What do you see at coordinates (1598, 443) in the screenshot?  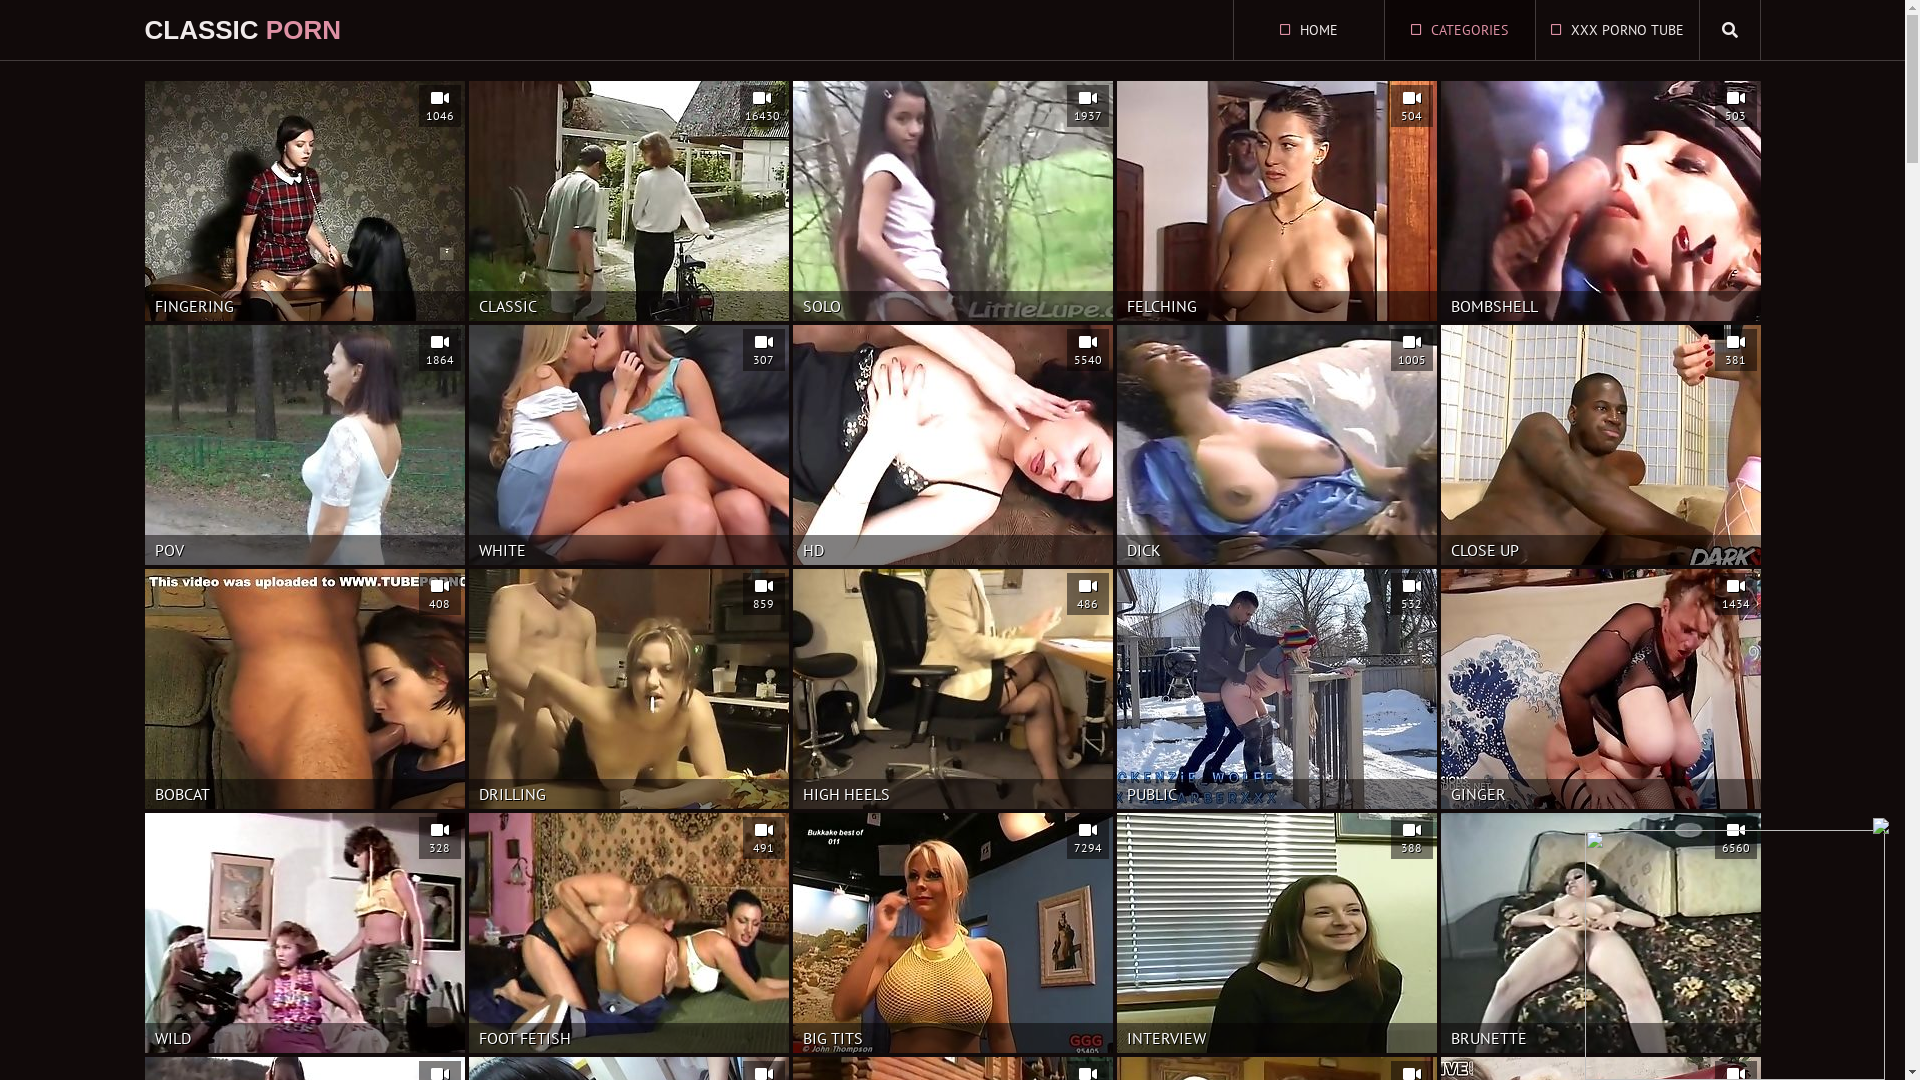 I see `'CLOSE UP` at bounding box center [1598, 443].